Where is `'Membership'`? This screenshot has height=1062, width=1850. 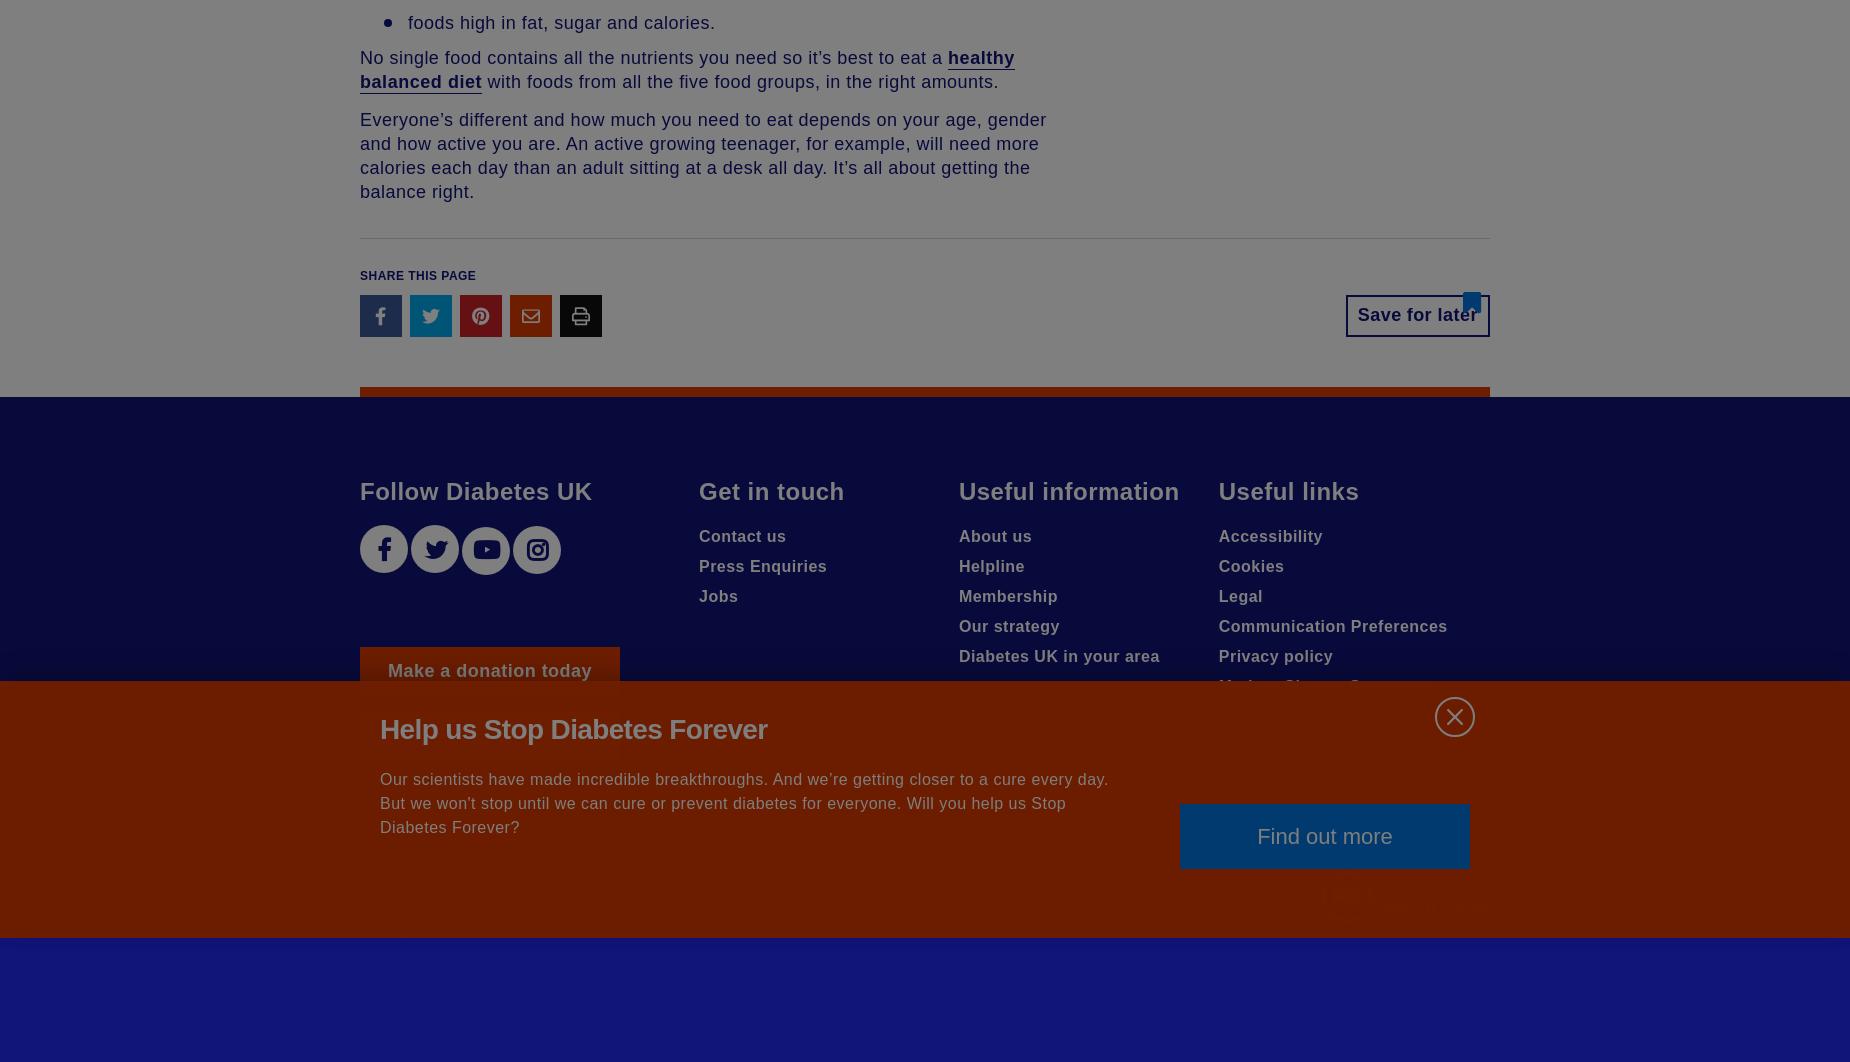
'Membership' is located at coordinates (1006, 596).